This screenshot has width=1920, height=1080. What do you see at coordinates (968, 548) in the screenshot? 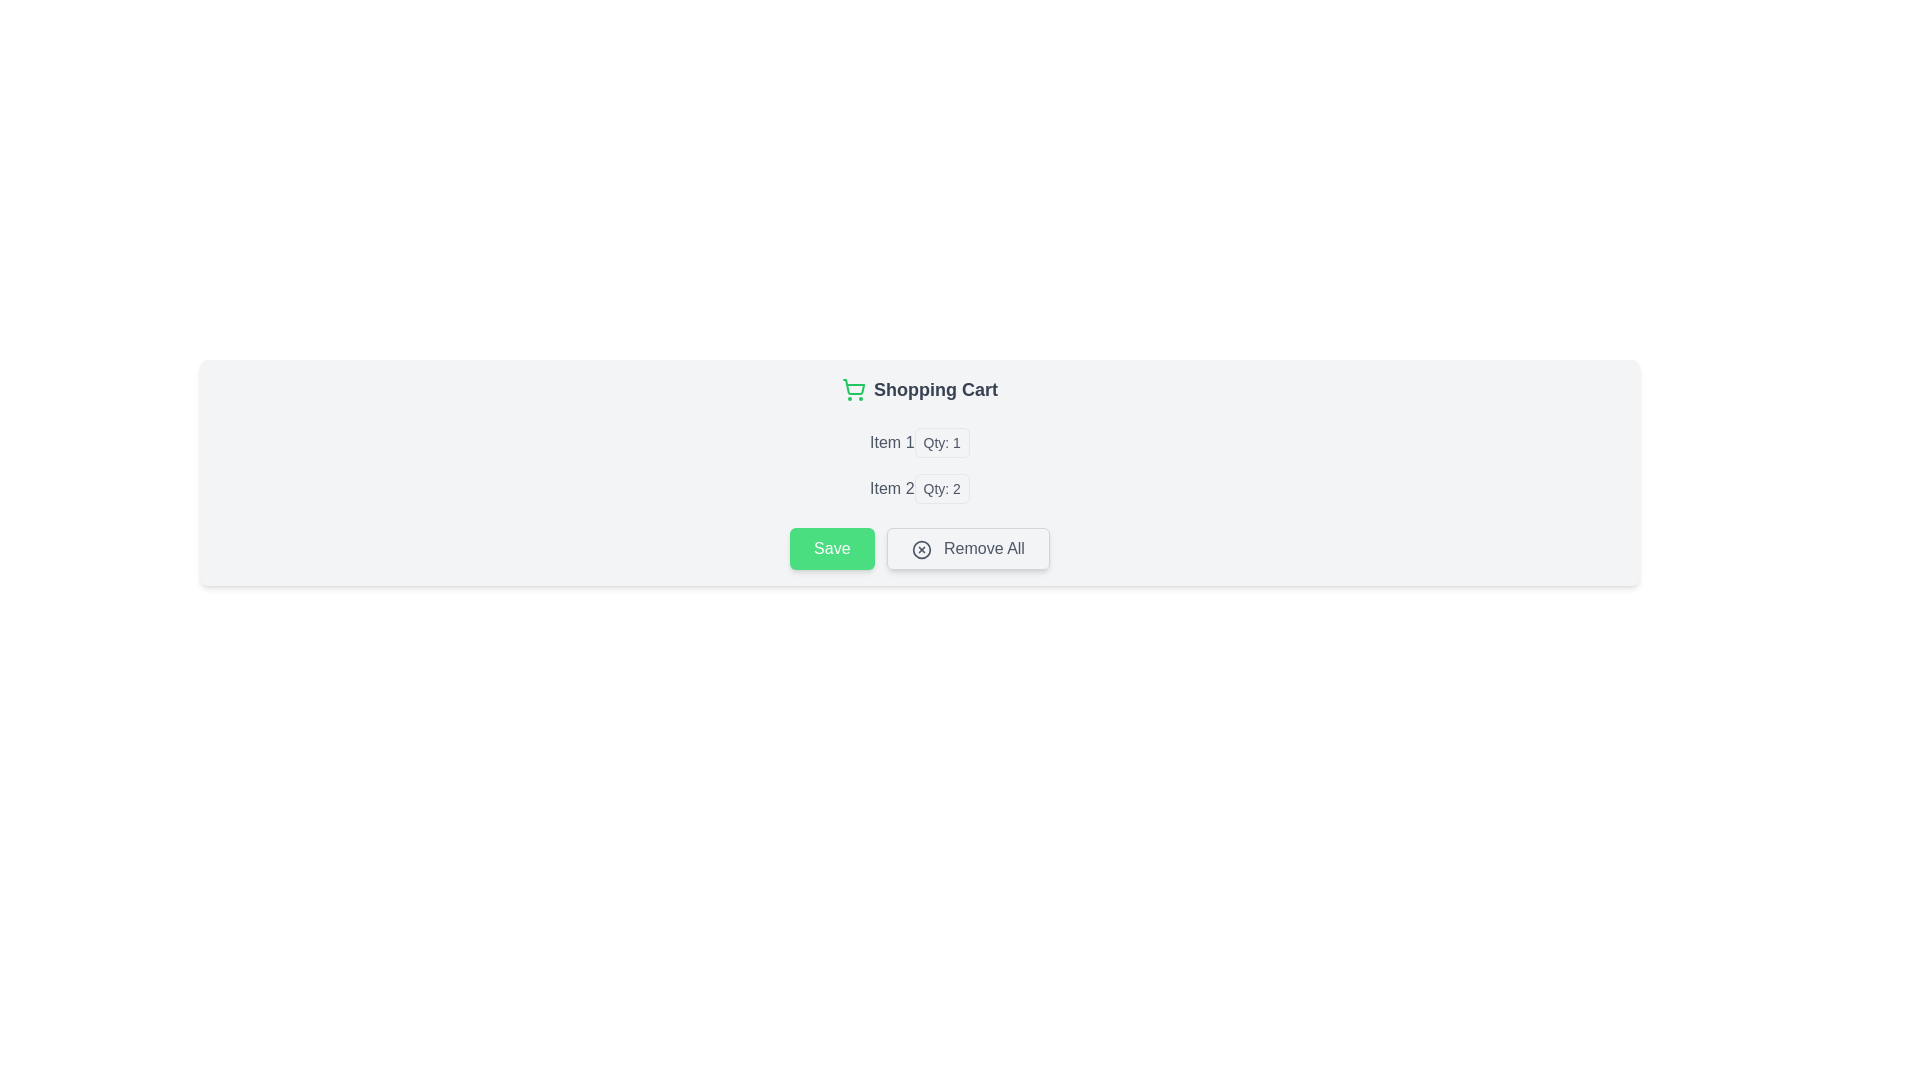
I see `the 'Remove All' button, which is a rectangular button with rounded corners, light gray border, and light gray text, to change its background color` at bounding box center [968, 548].